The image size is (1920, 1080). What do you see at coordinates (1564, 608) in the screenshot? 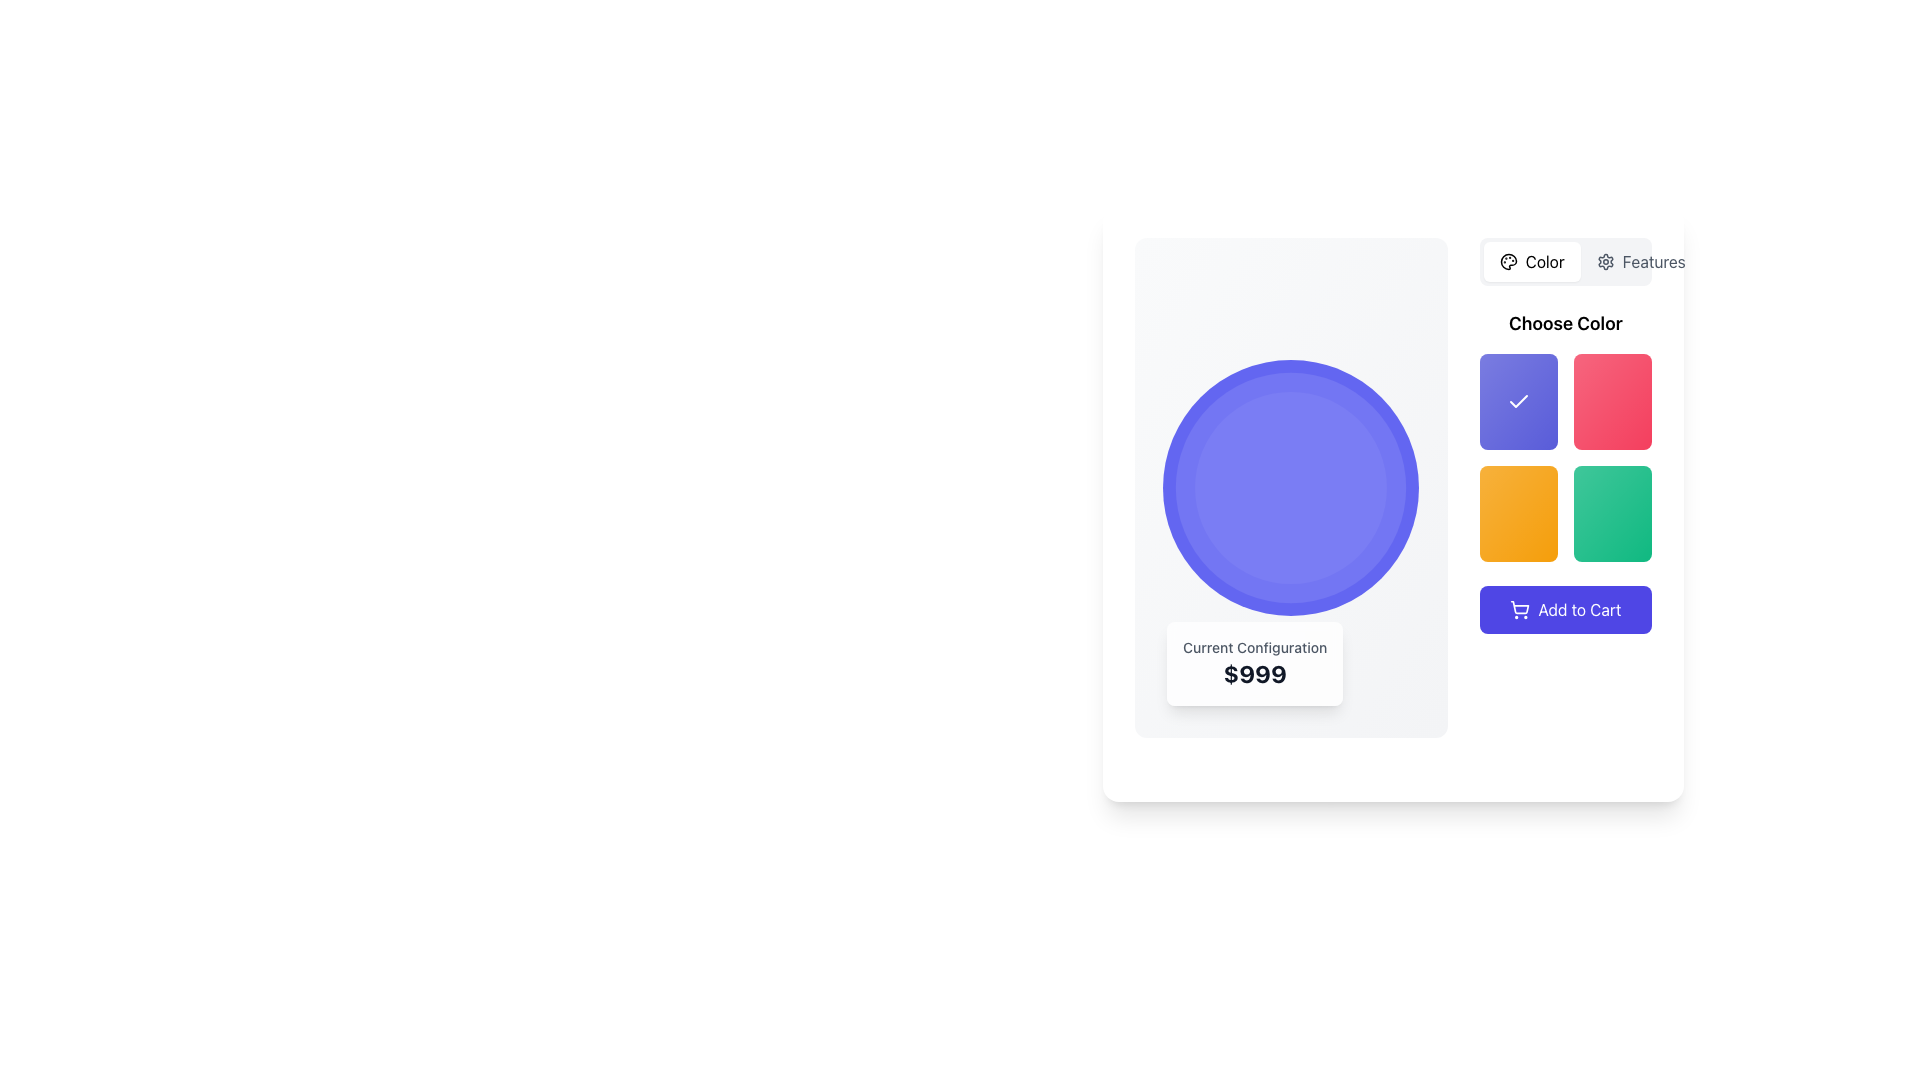
I see `the 'Add to Cart' button located in the bottom-right section of the interactive panel, which features a purple background and a shopping cart icon` at bounding box center [1564, 608].